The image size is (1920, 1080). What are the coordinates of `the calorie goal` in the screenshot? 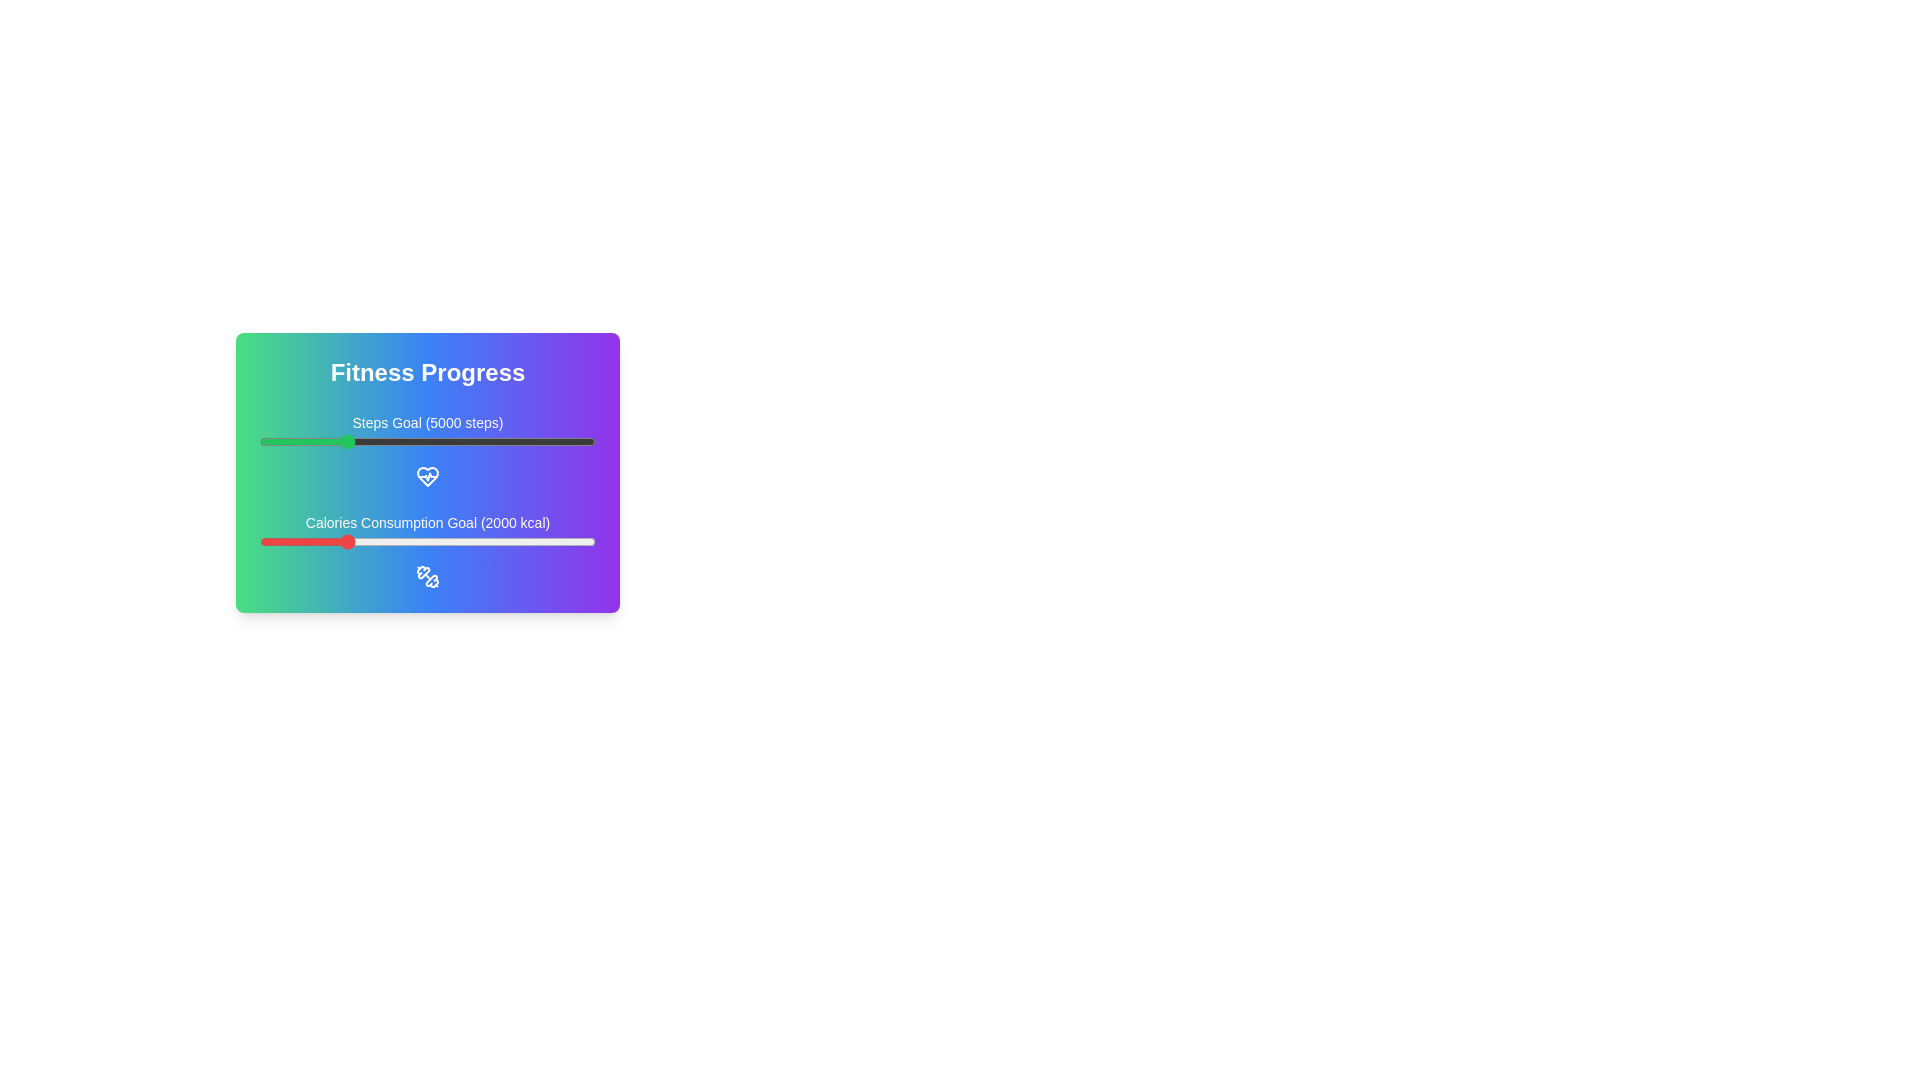 It's located at (543, 542).